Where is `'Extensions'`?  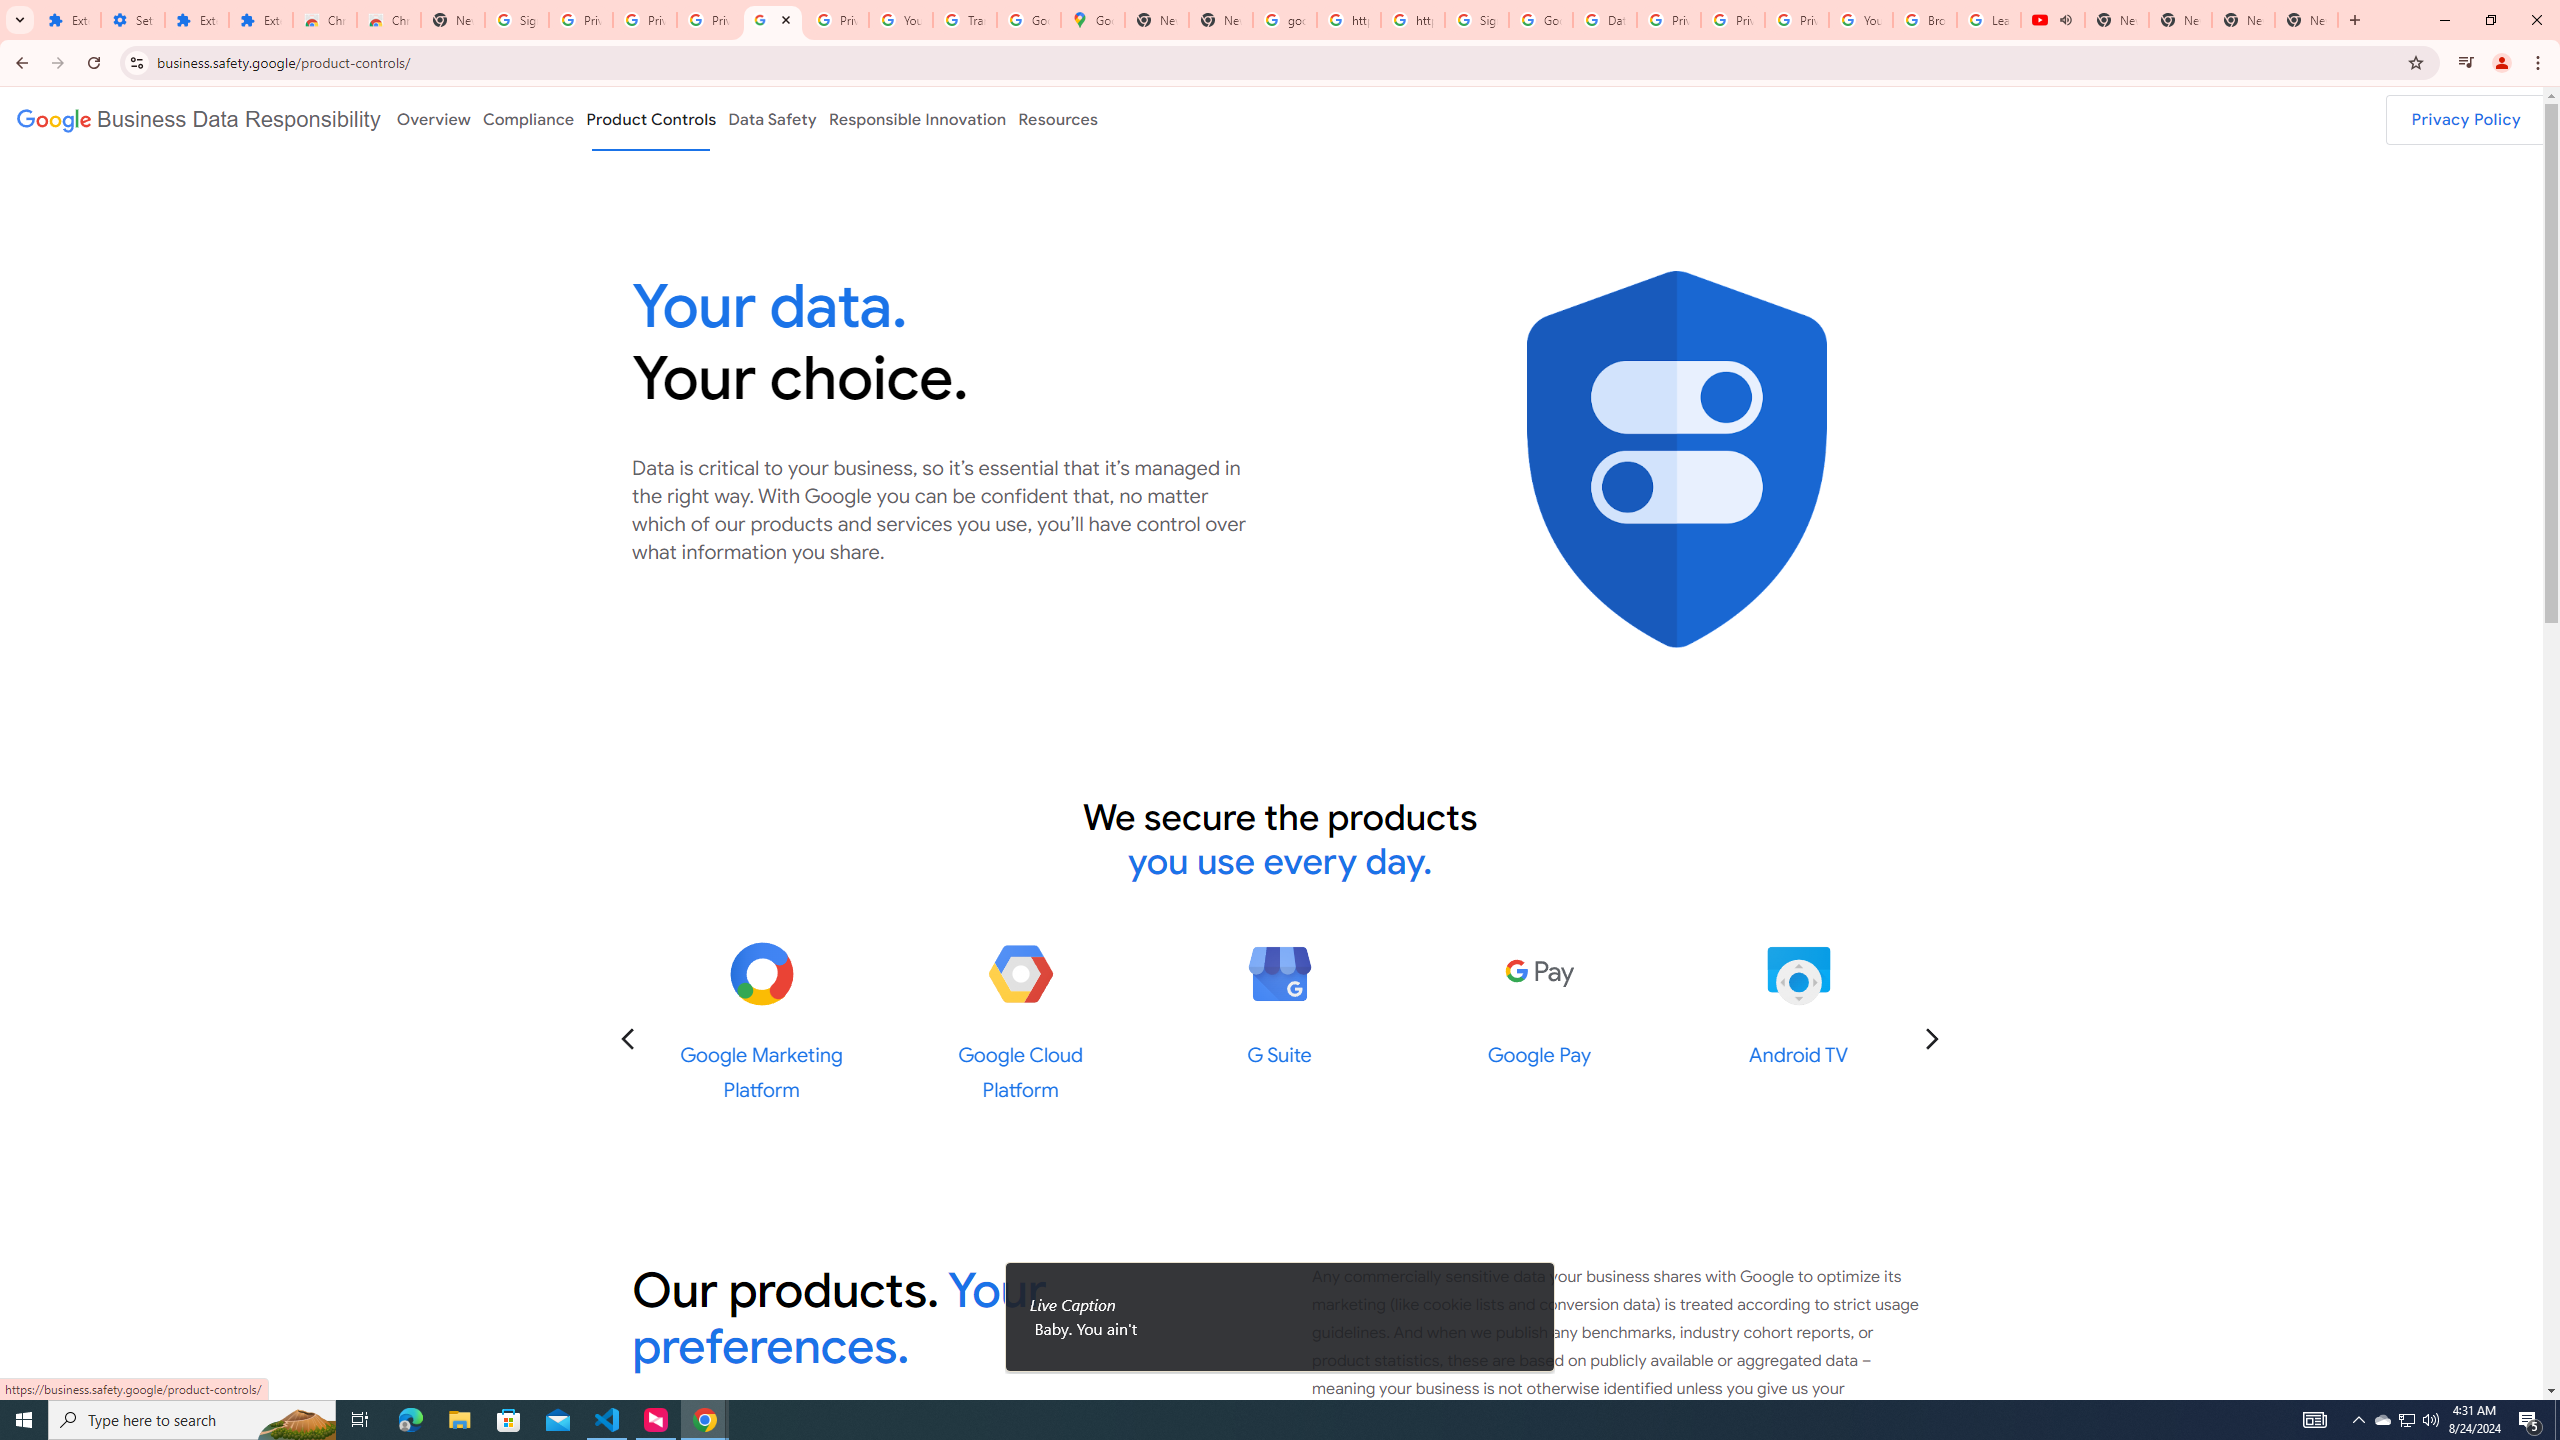 'Extensions' is located at coordinates (196, 19).